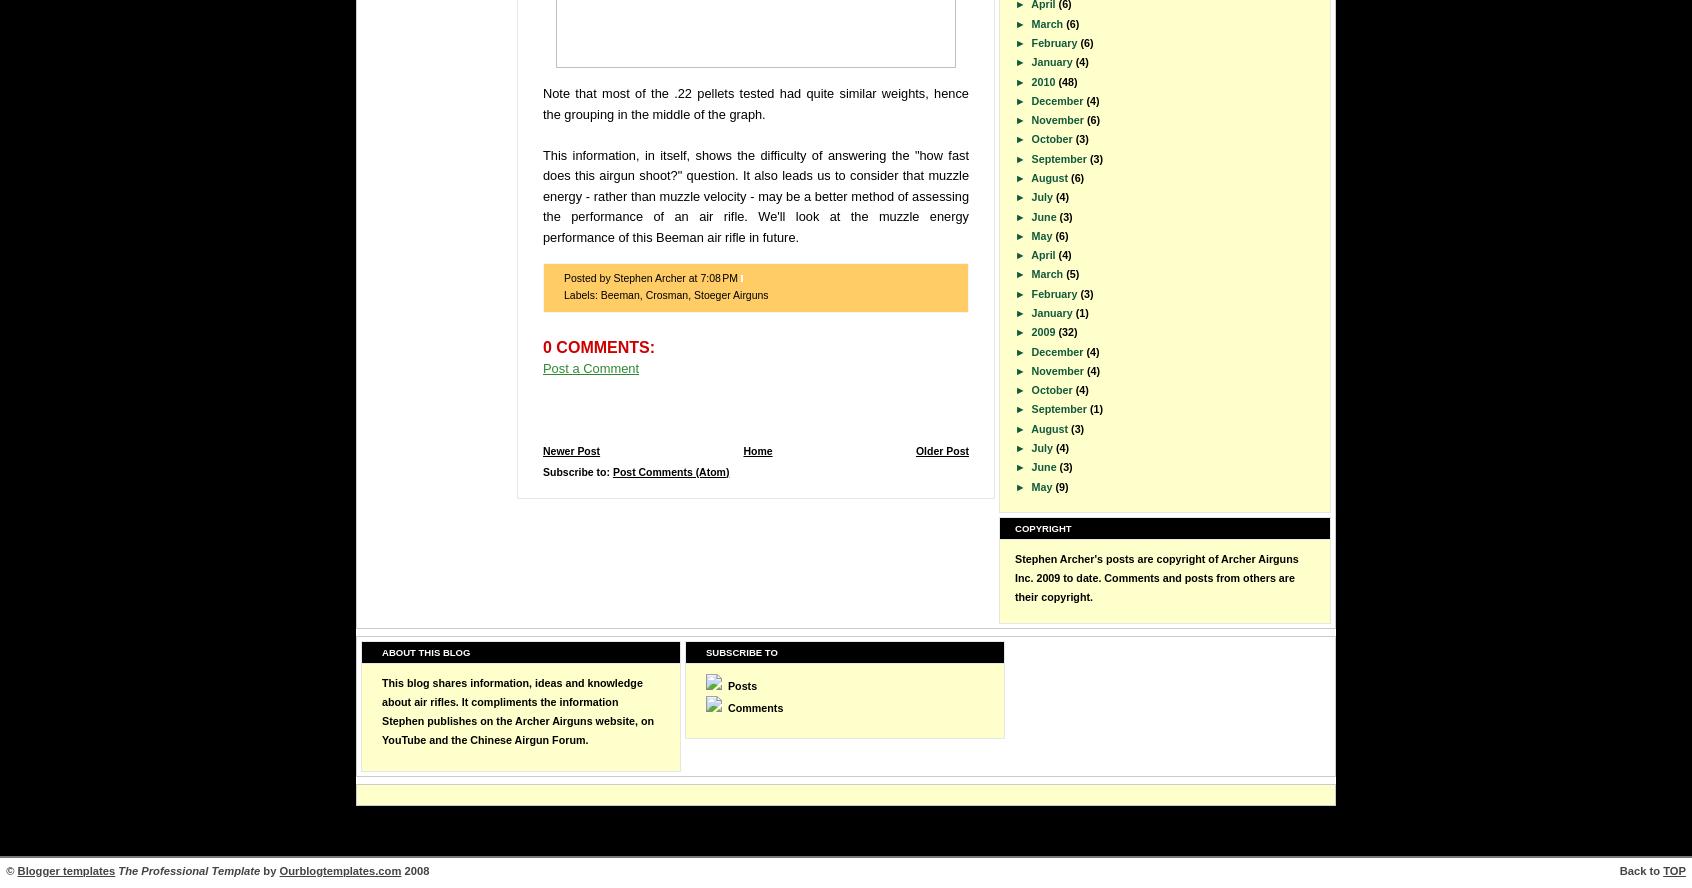 This screenshot has height=888, width=1692. Describe the element at coordinates (64, 868) in the screenshot. I see `'Blogger templates'` at that location.